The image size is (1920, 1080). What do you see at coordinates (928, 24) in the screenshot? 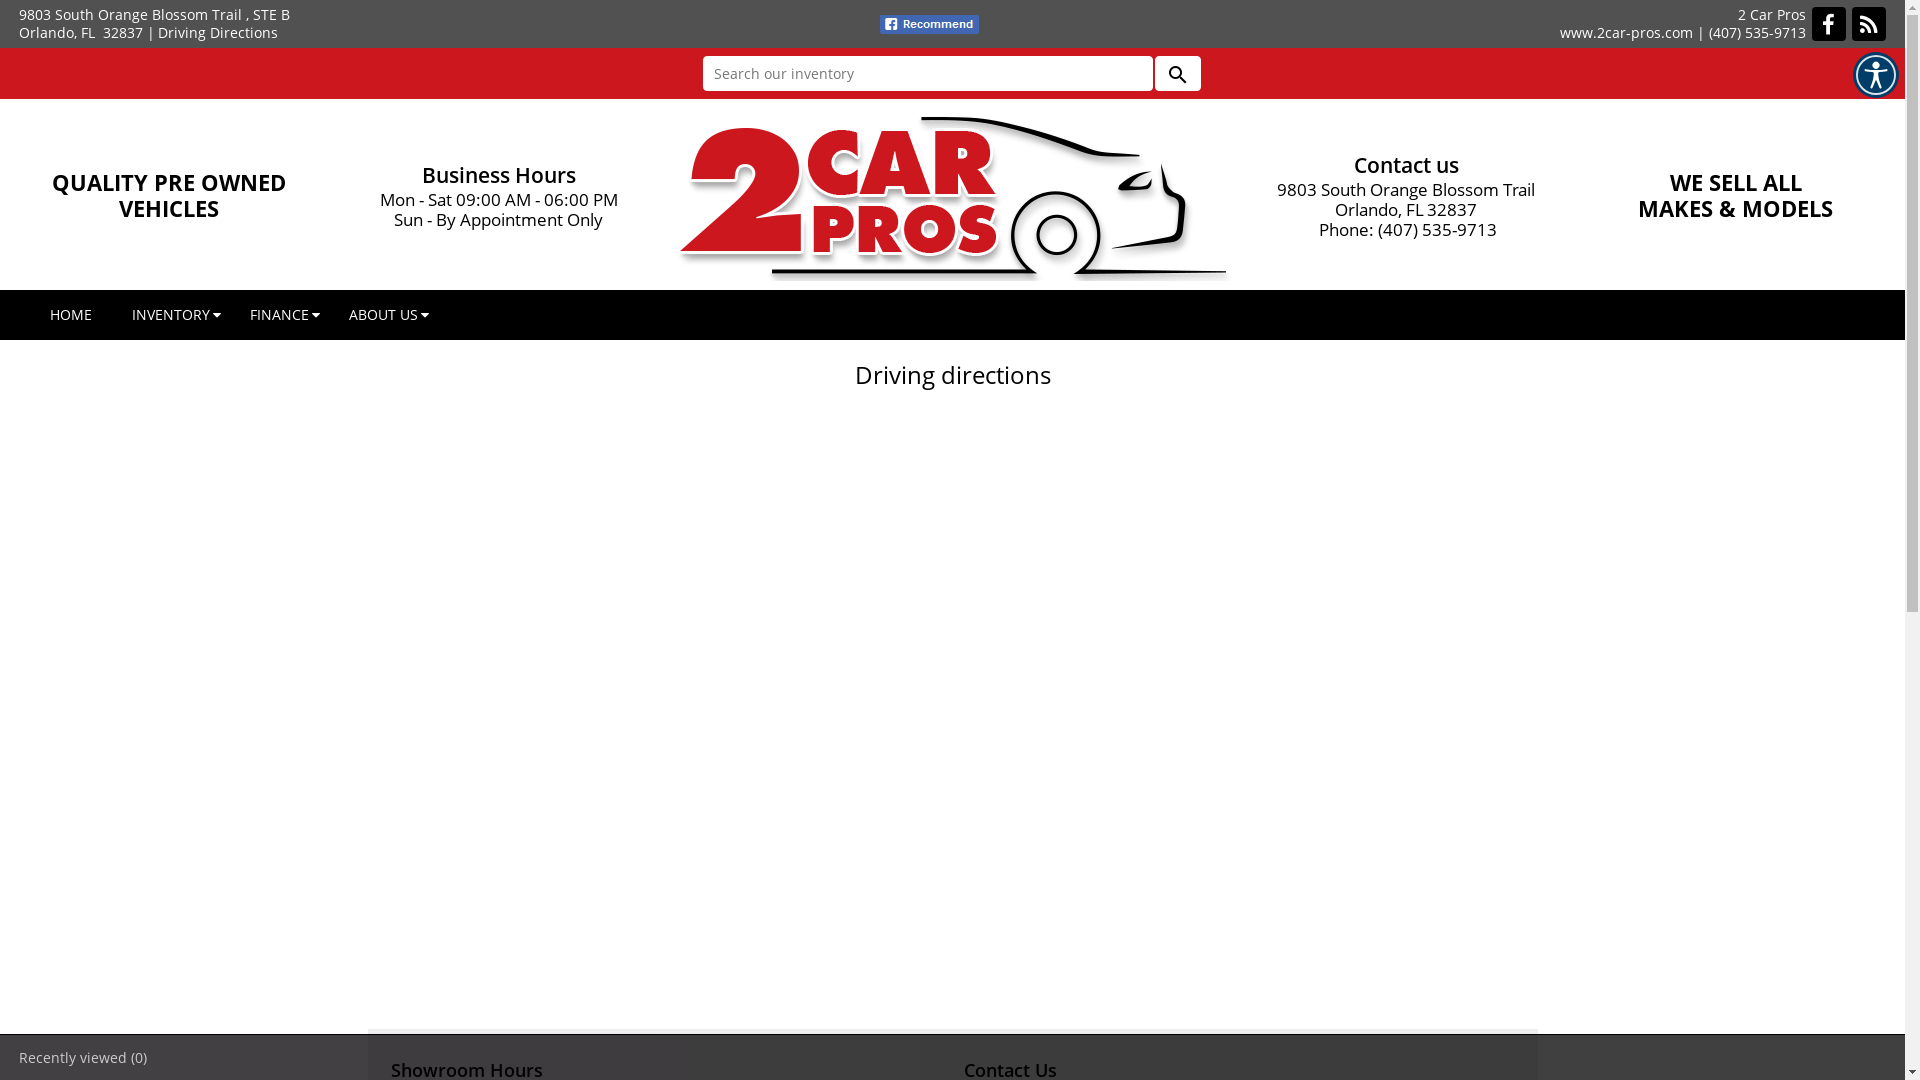
I see `'fb recommend'` at bounding box center [928, 24].